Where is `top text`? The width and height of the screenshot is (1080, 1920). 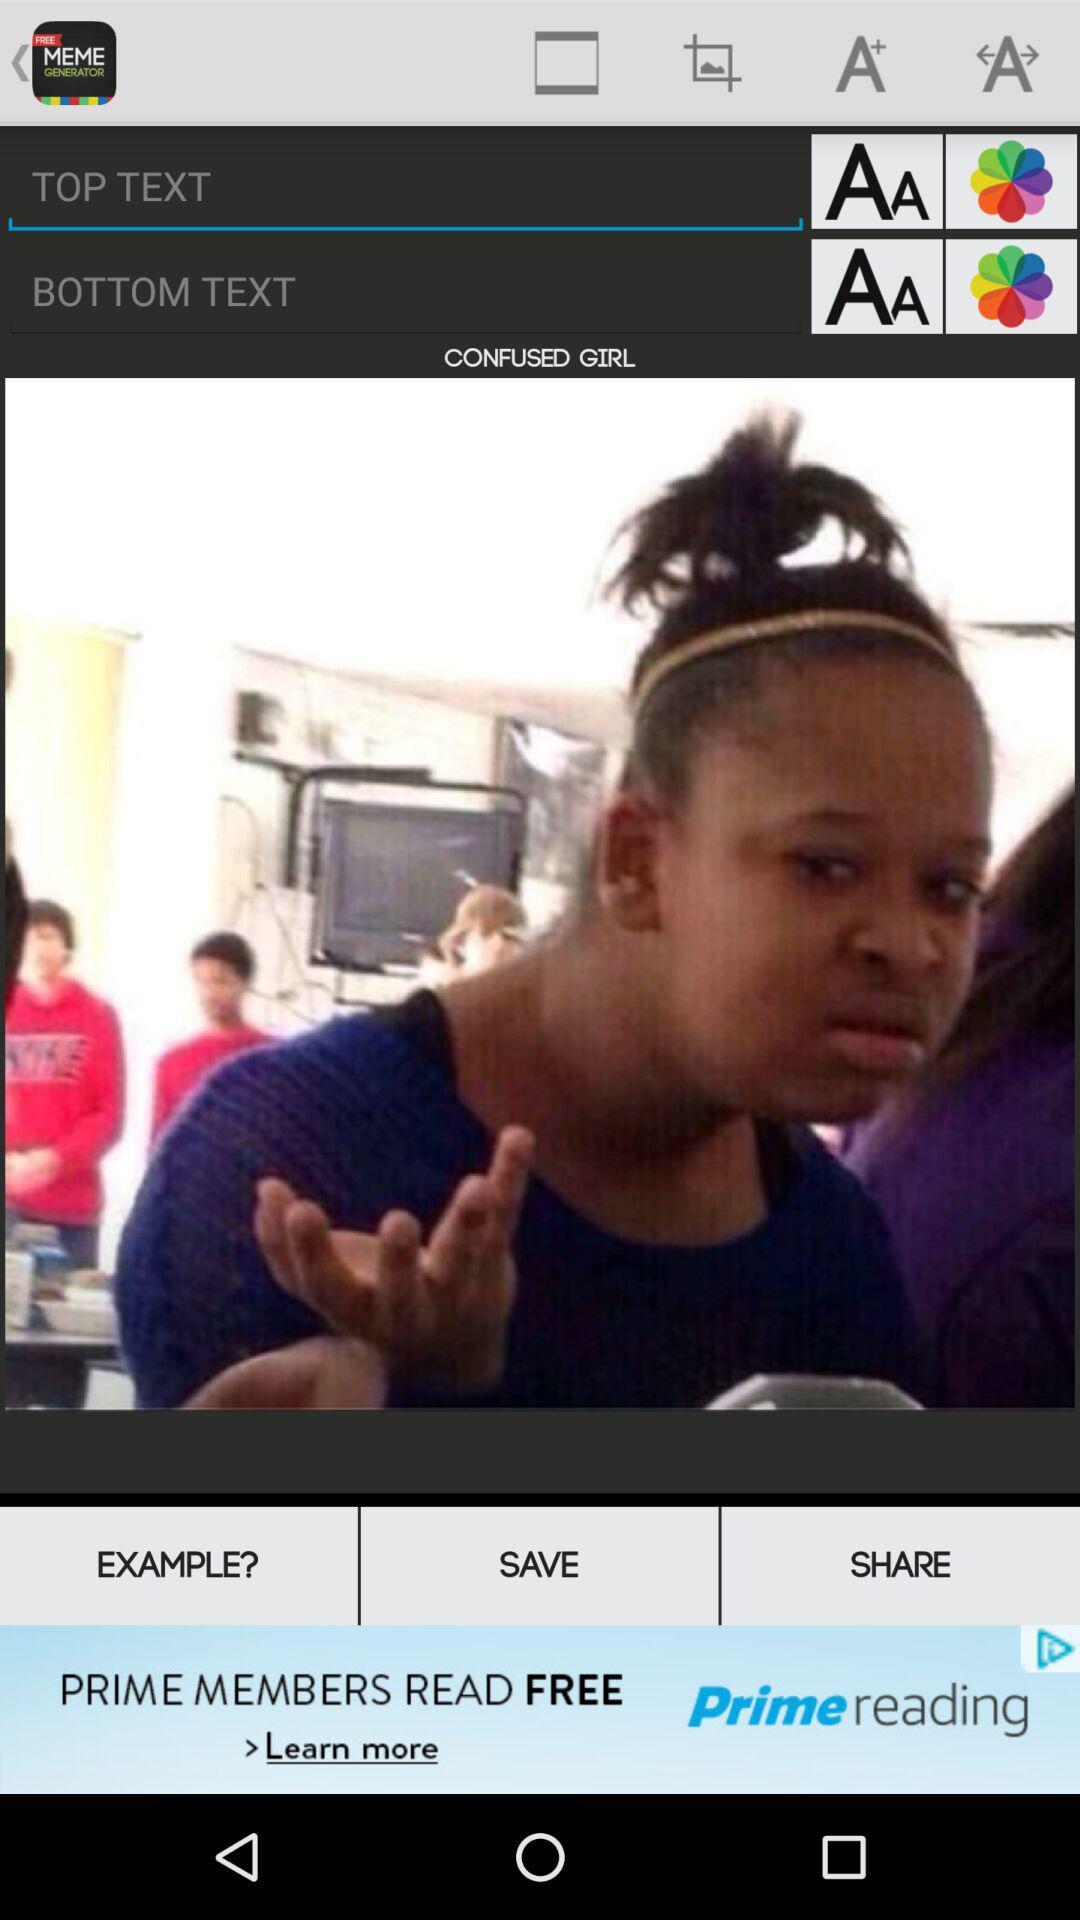 top text is located at coordinates (405, 186).